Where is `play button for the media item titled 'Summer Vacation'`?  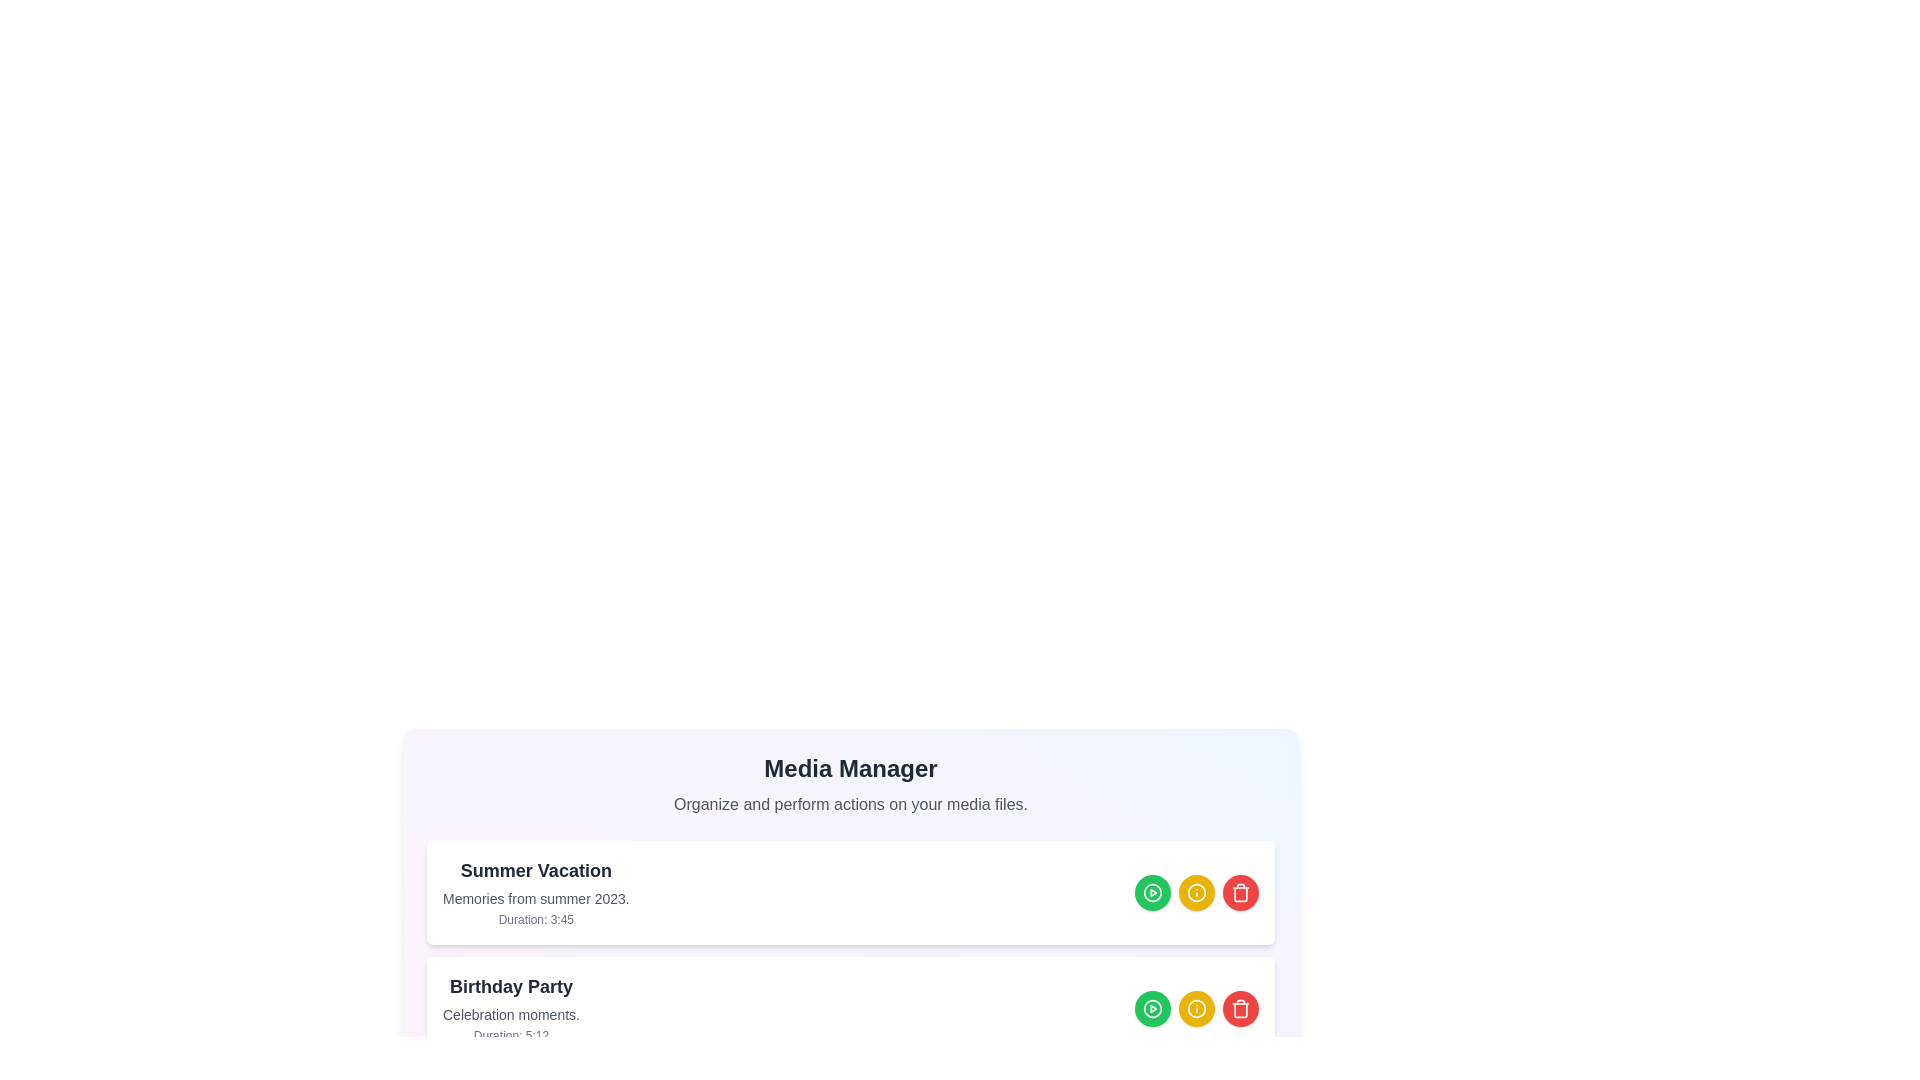
play button for the media item titled 'Summer Vacation' is located at coordinates (1152, 892).